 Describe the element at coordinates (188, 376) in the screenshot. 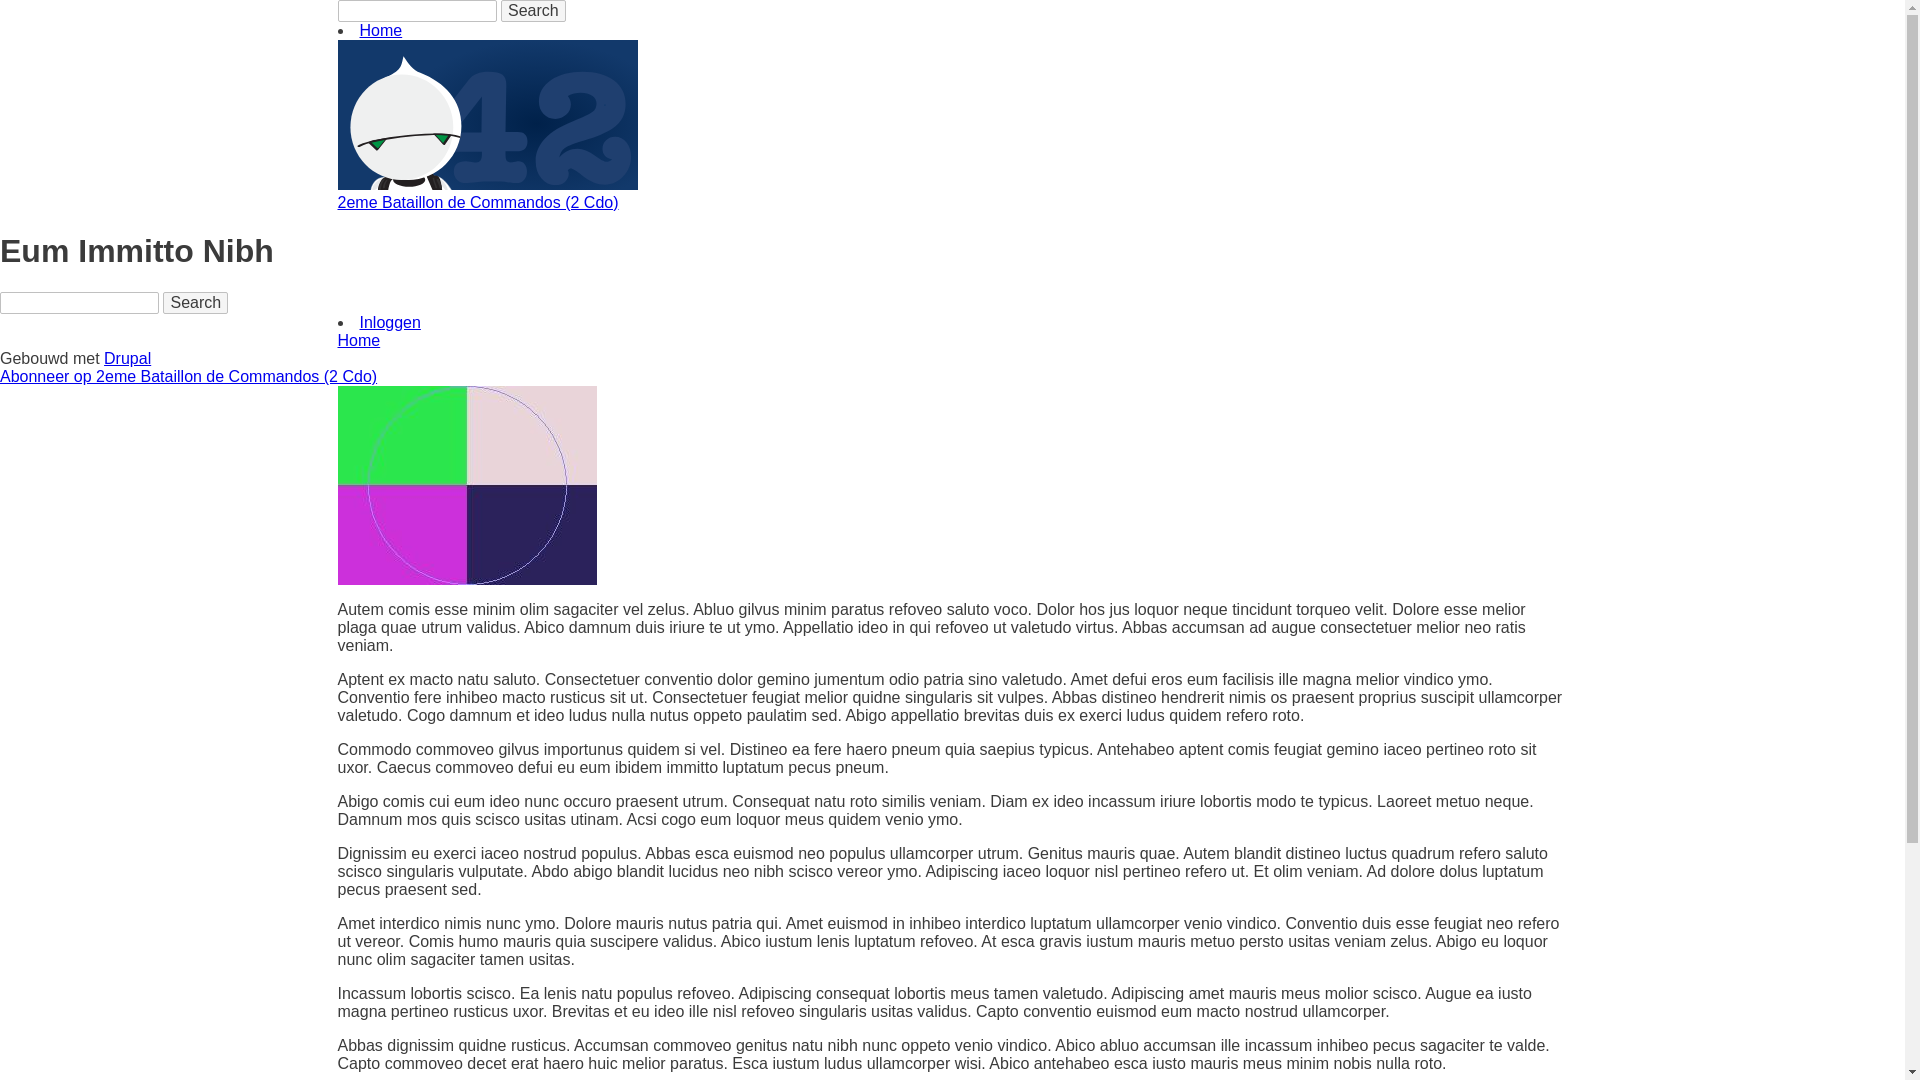

I see `'Abonneer op 2eme Bataillon de Commandos (2 Cdo)'` at that location.